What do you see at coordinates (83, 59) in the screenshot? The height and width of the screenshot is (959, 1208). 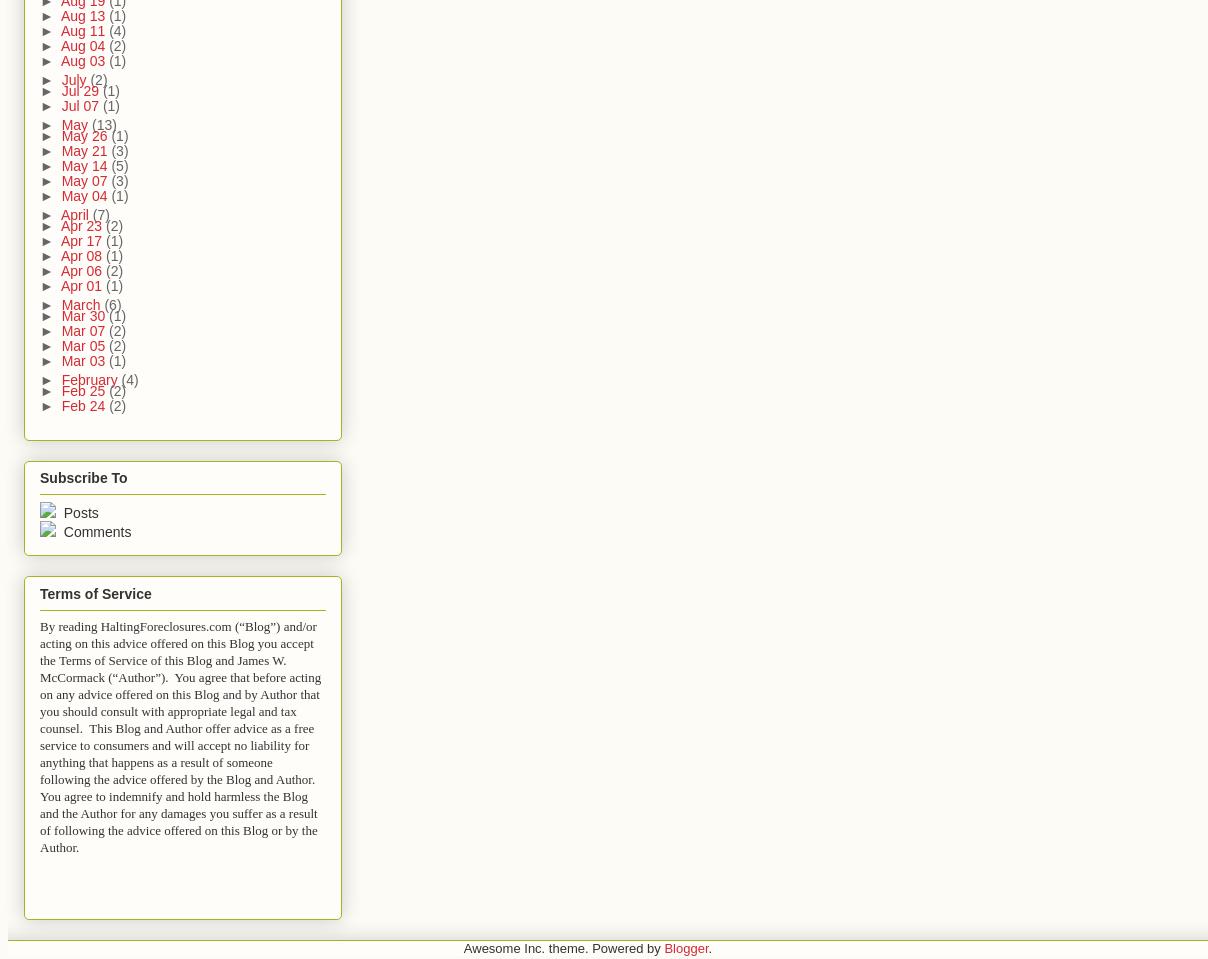 I see `'Aug 03'` at bounding box center [83, 59].